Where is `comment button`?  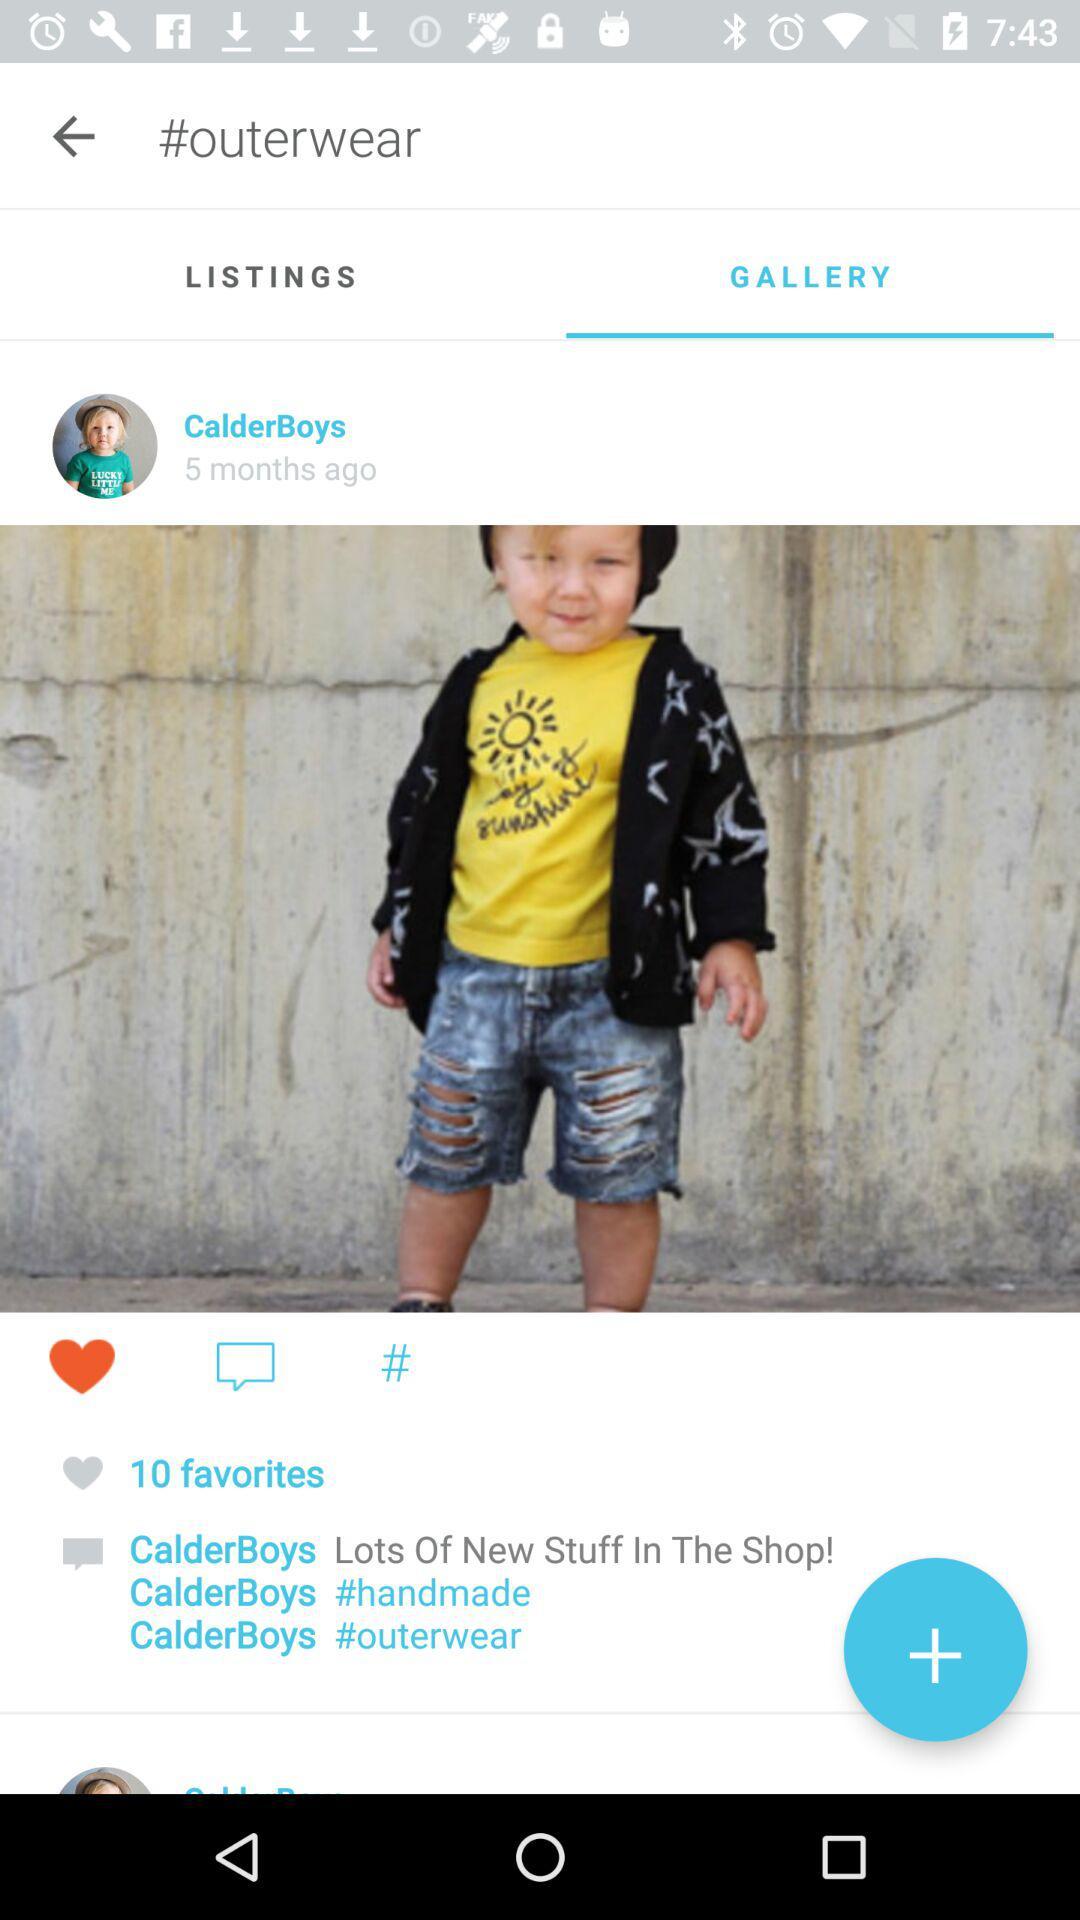
comment button is located at coordinates (244, 1365).